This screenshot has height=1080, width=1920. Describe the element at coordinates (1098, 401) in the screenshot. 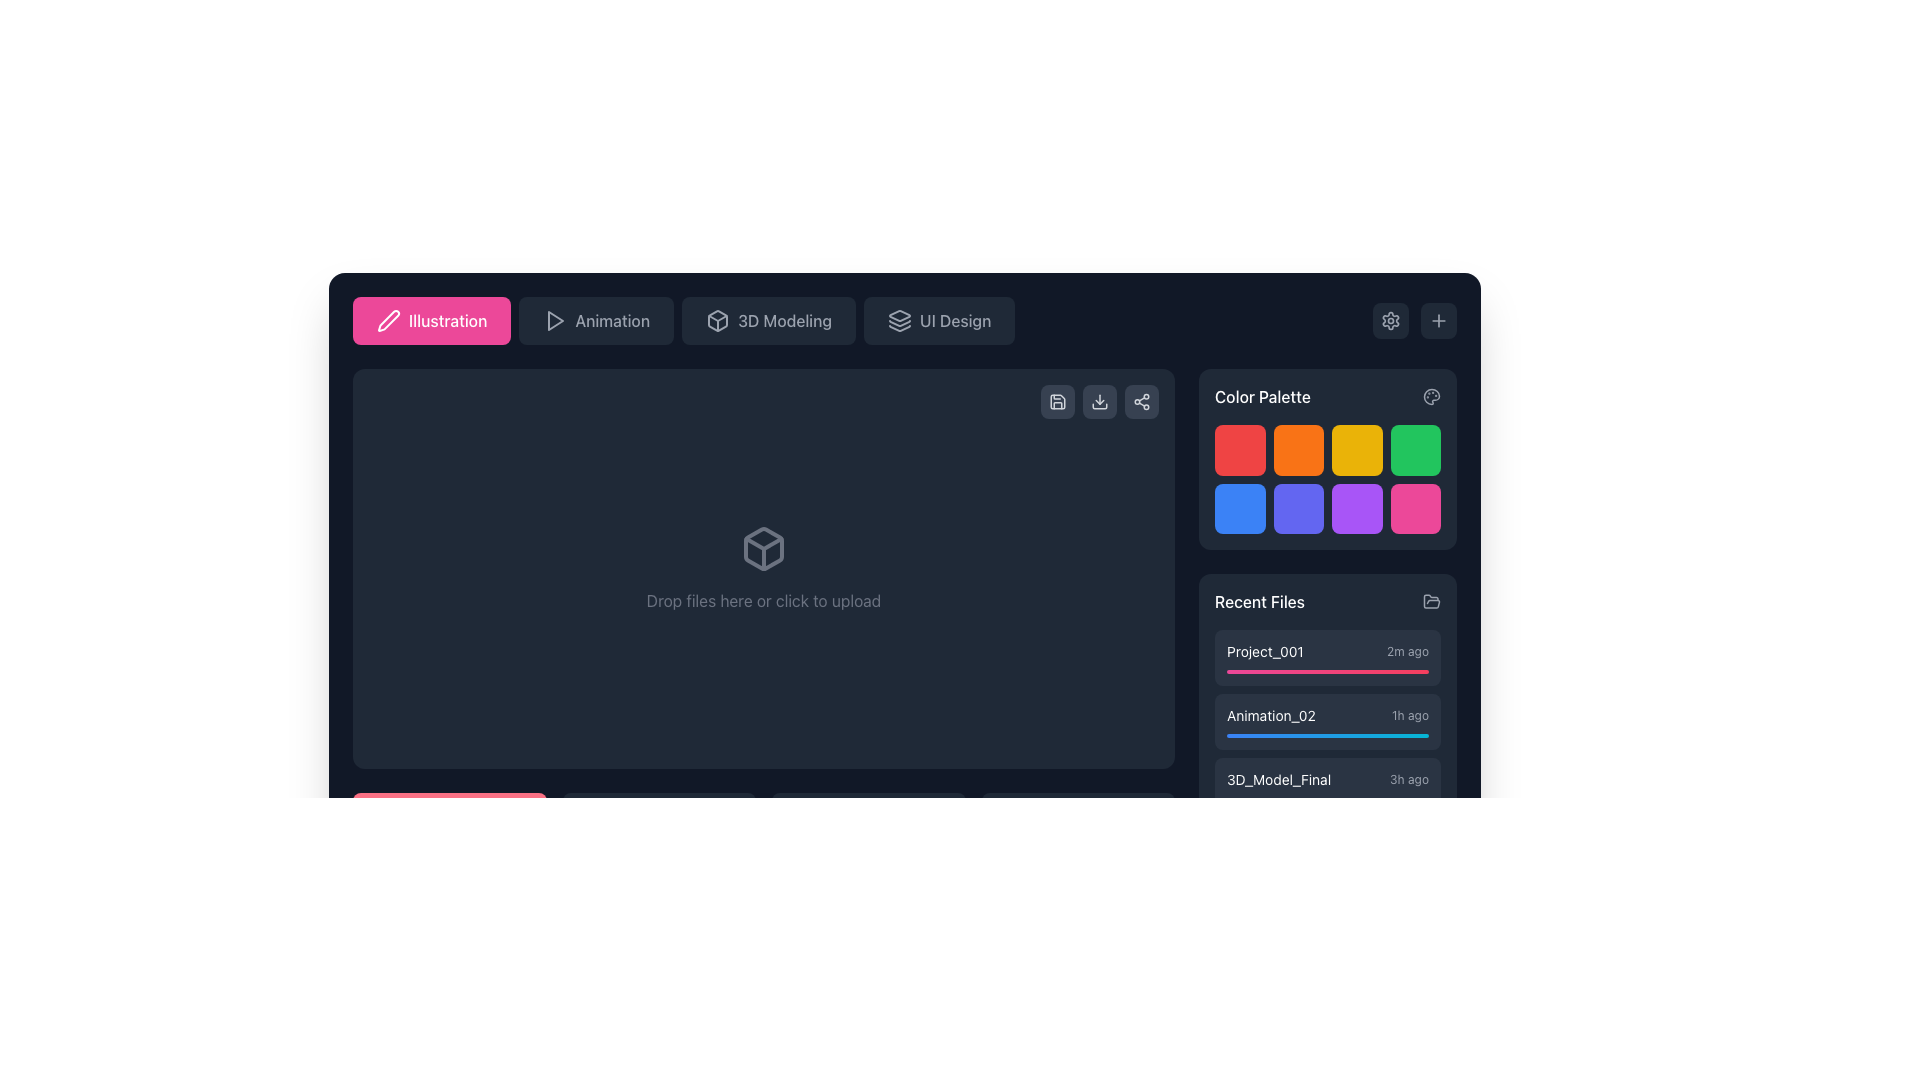

I see `the Download icon located at the top-right section of the main design workspace to initiate a download` at that location.